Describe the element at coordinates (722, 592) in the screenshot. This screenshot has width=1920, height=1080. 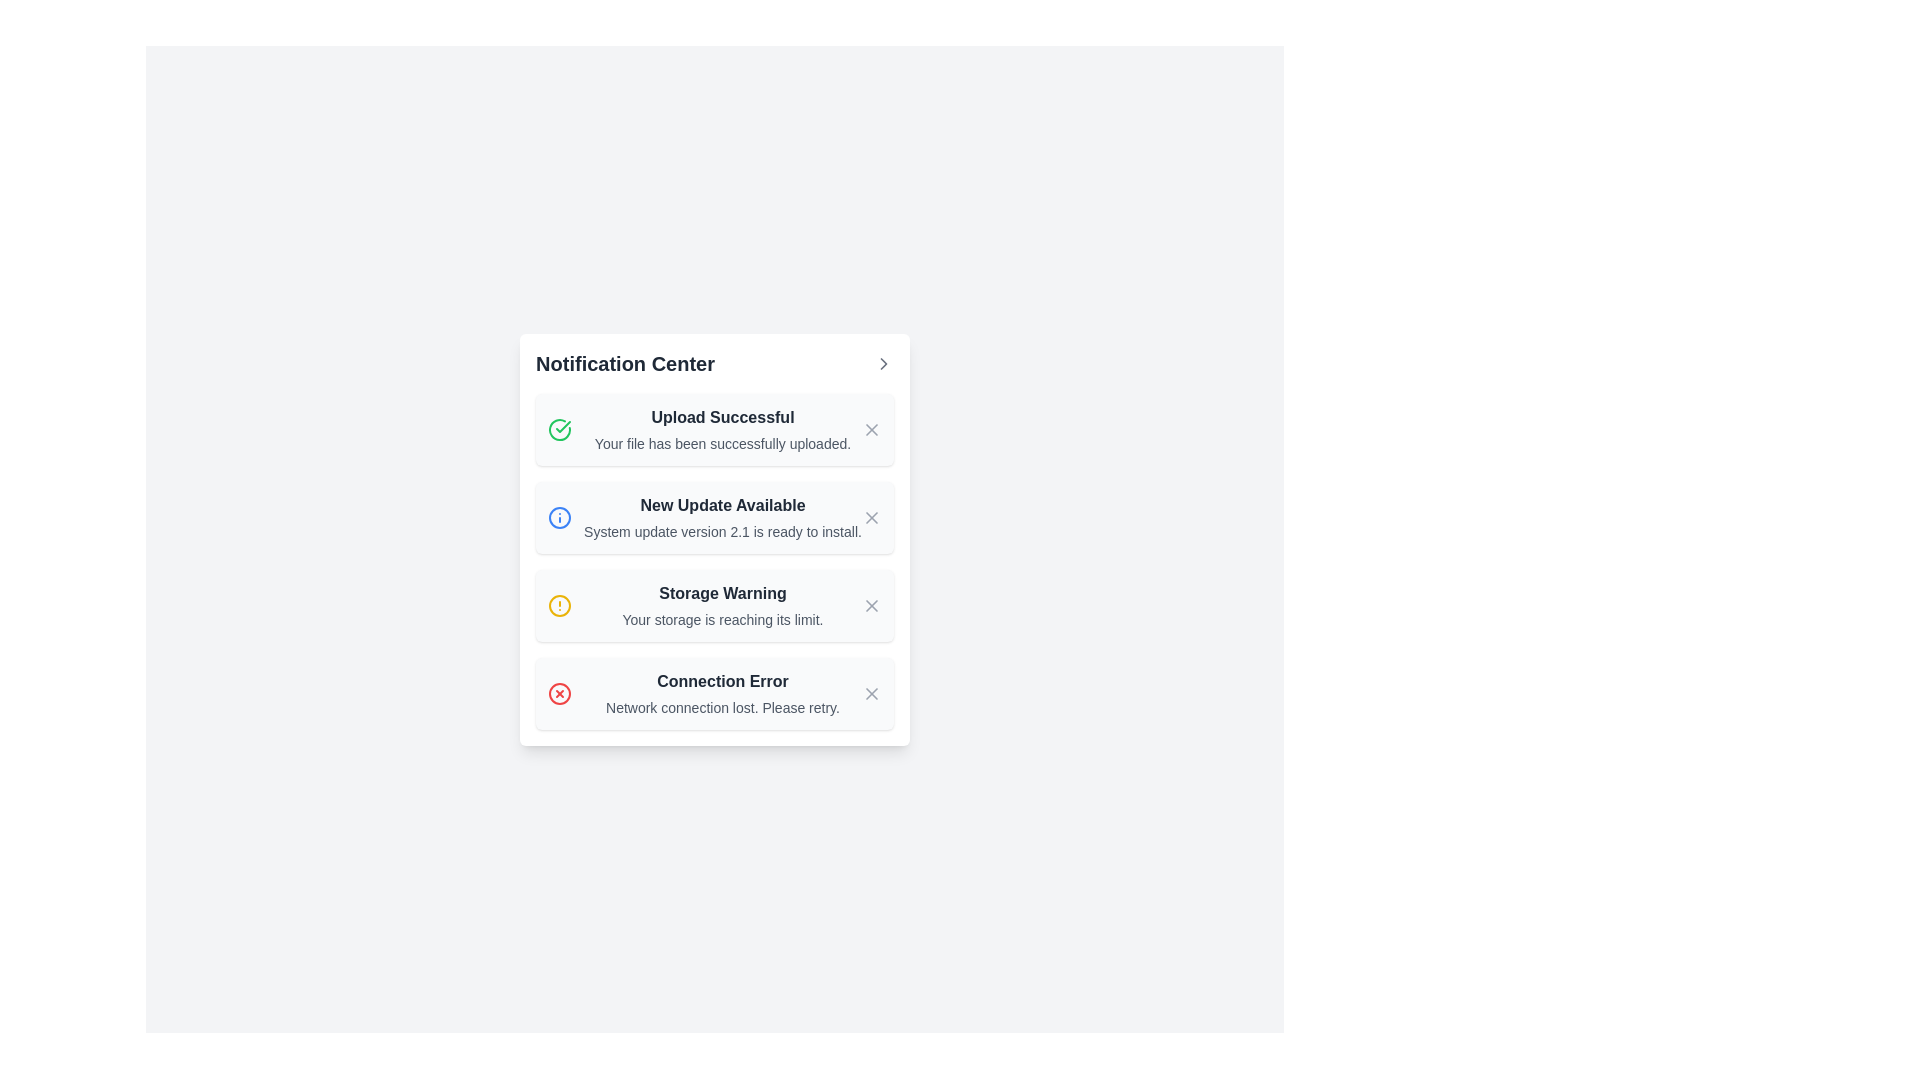
I see `'Storage Warning' text label to understand the warning about storage limits` at that location.